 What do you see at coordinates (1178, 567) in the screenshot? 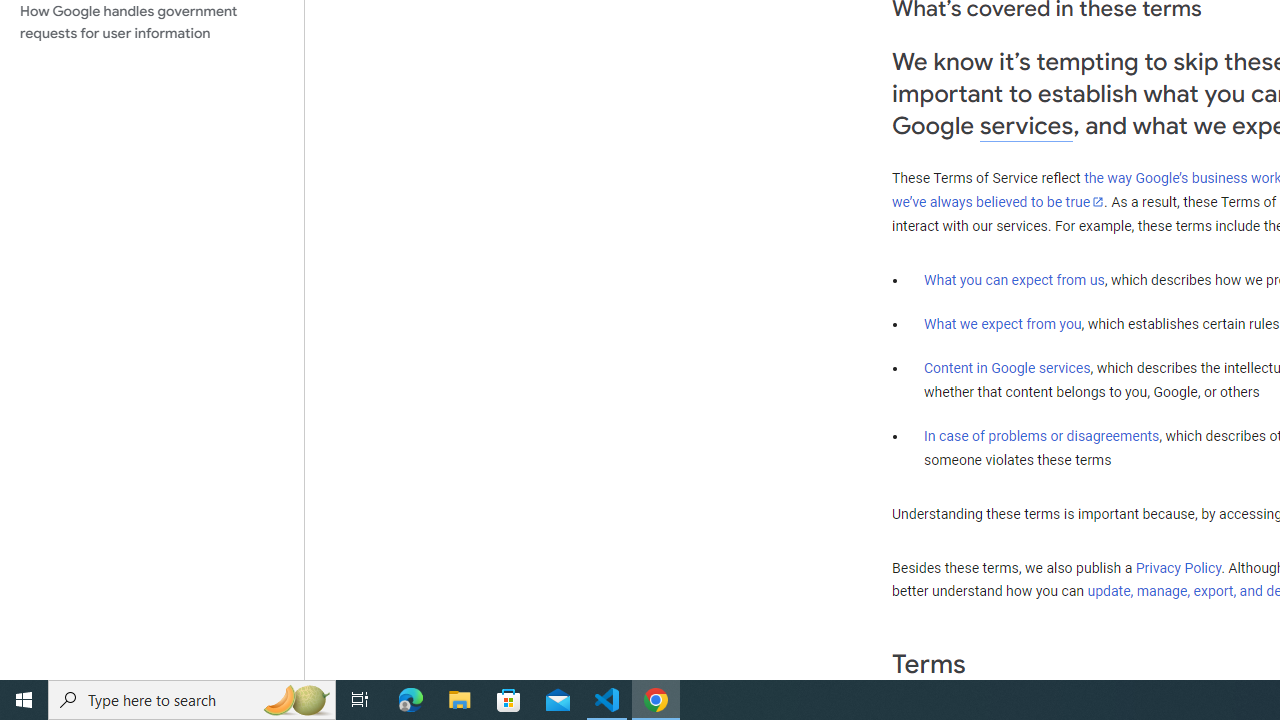
I see `'Privacy Policy'` at bounding box center [1178, 567].